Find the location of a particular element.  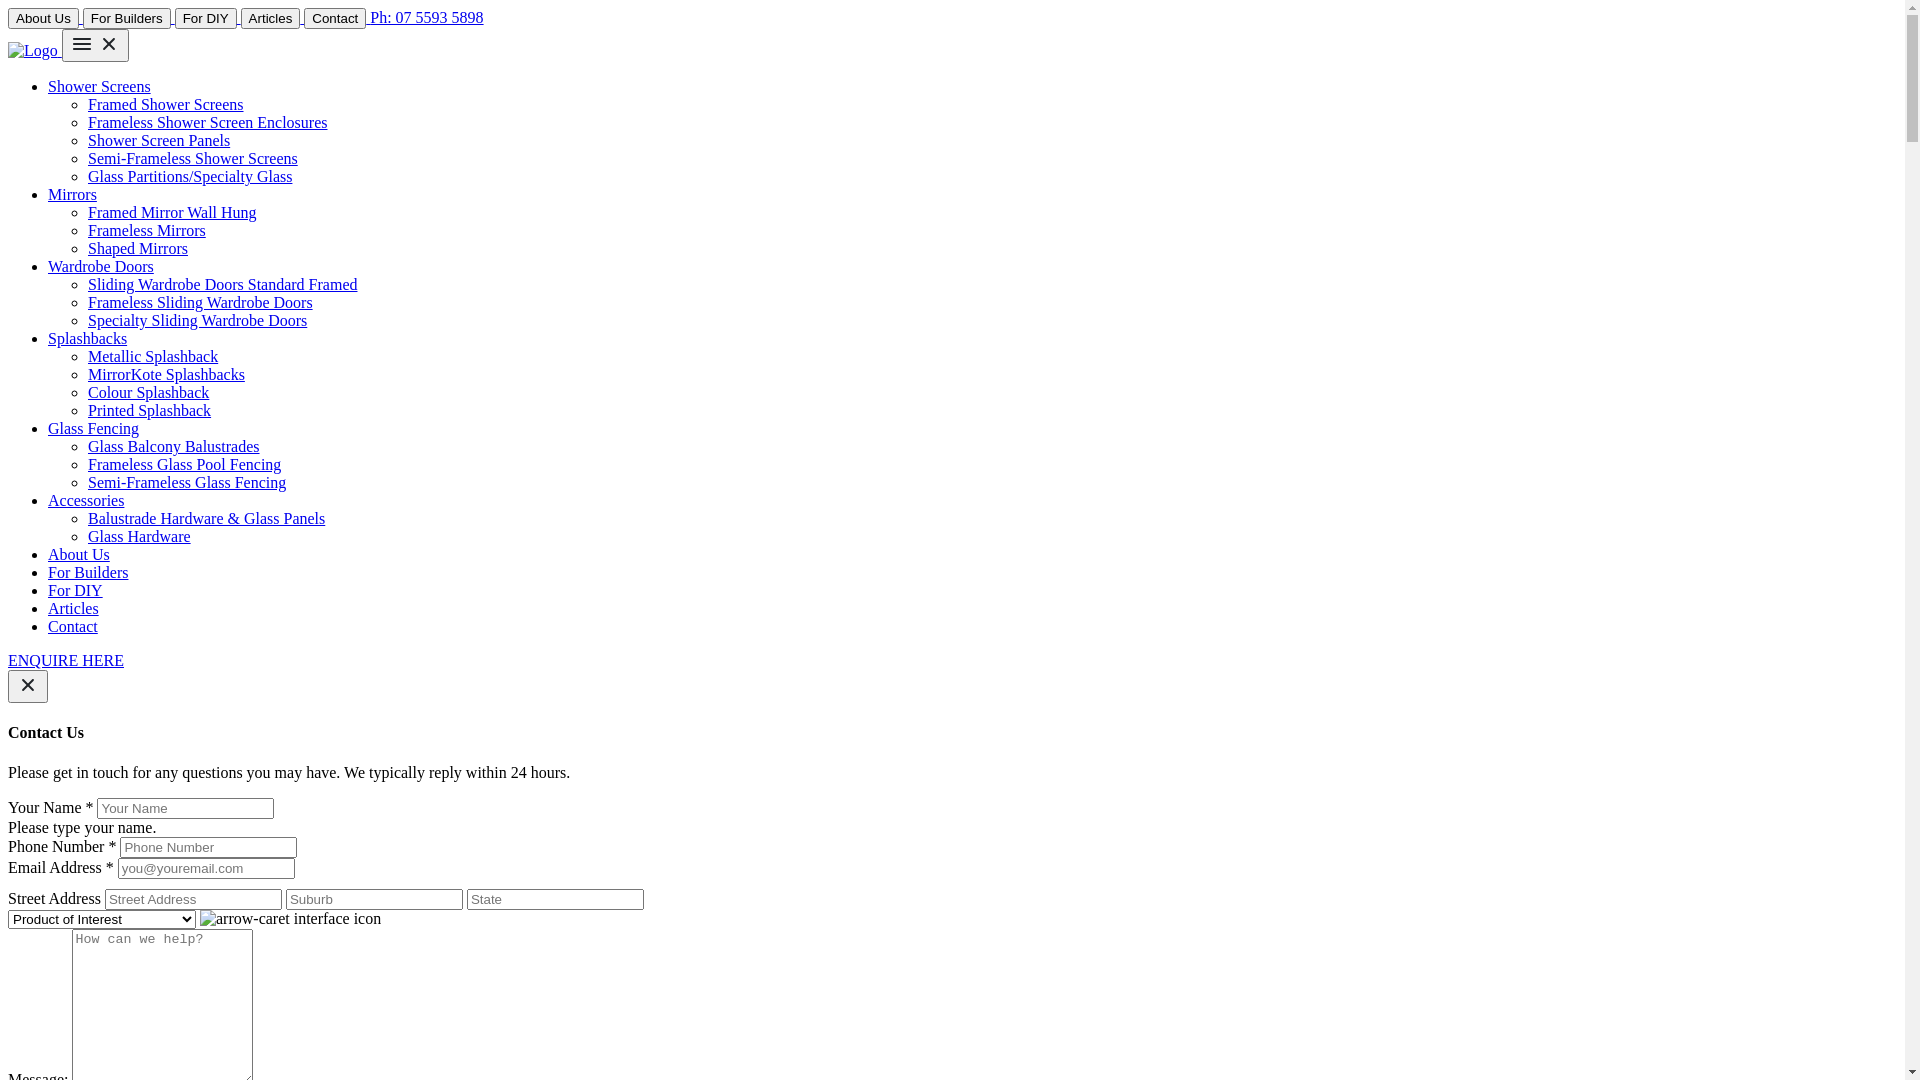

'Semi-Frameless Glass Fencing' is located at coordinates (86, 482).